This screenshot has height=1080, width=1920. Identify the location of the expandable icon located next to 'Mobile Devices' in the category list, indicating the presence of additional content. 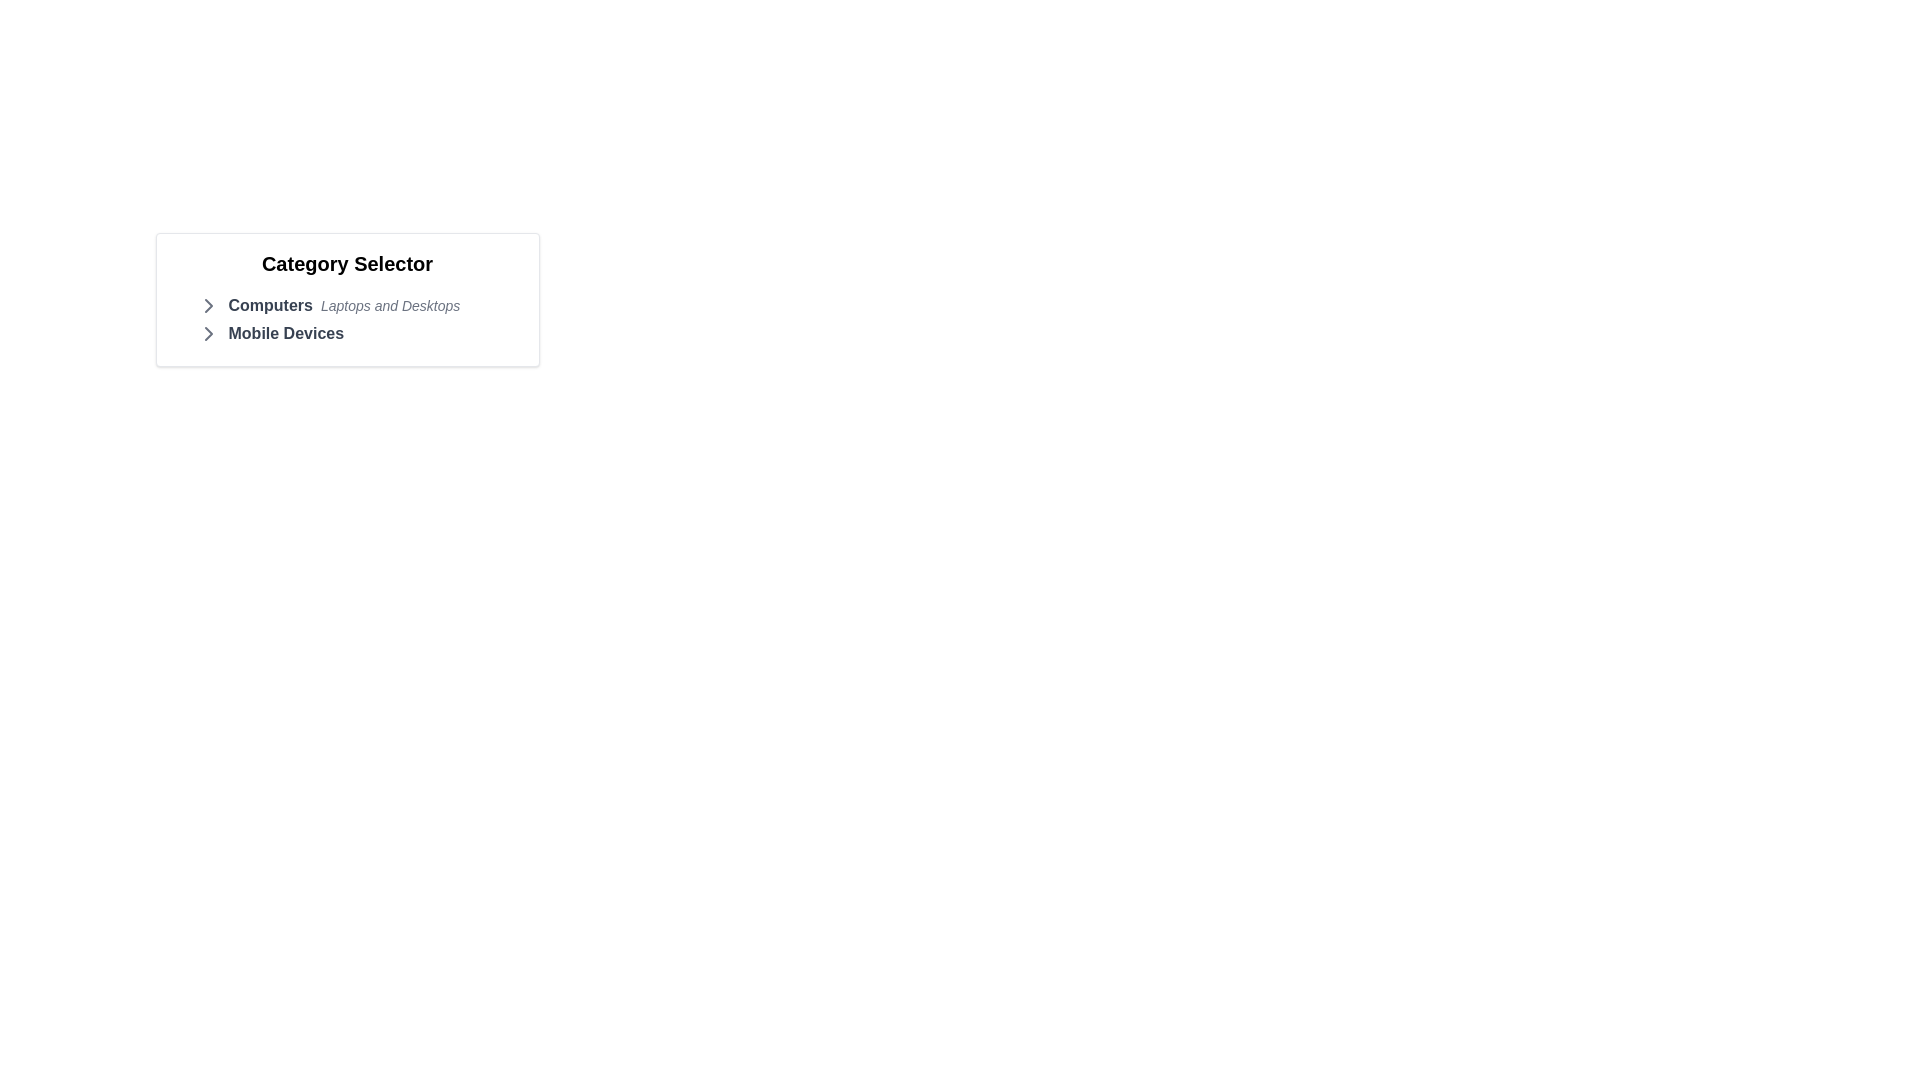
(208, 305).